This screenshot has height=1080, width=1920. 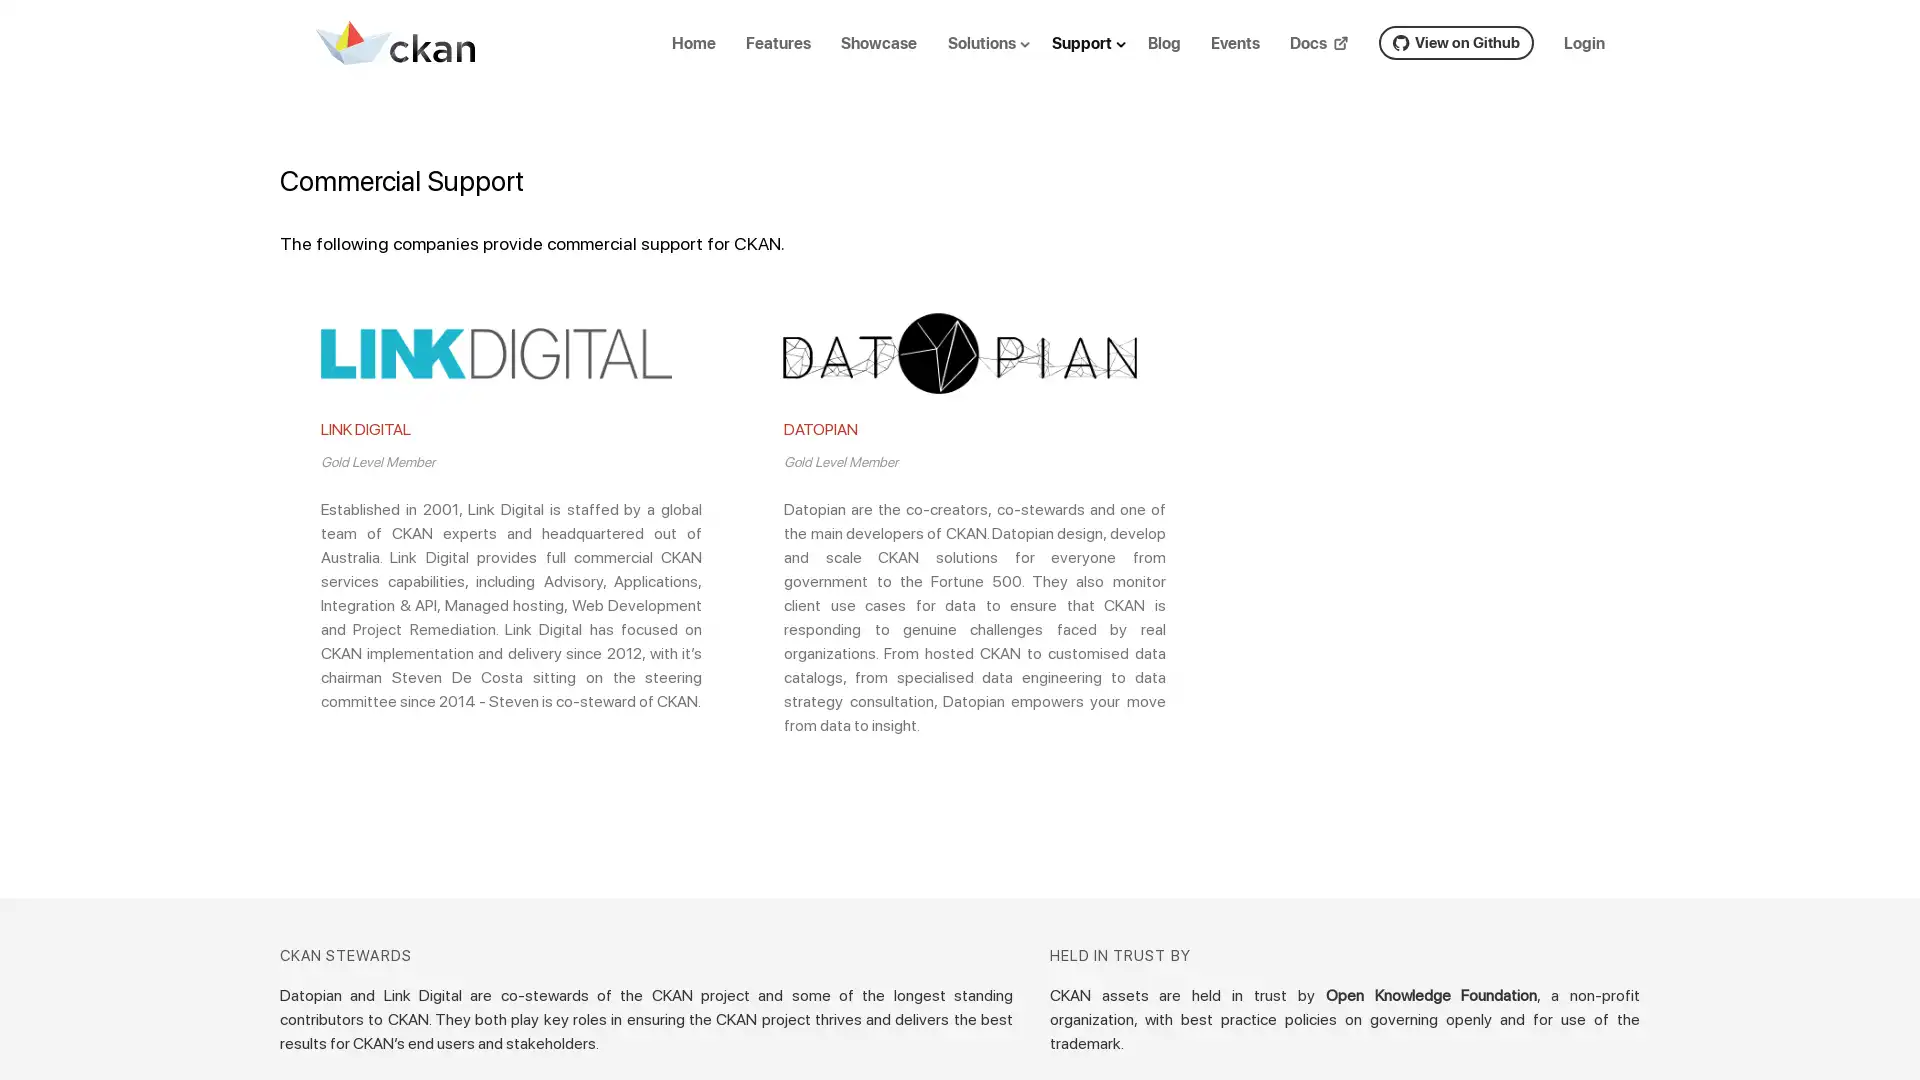 What do you see at coordinates (1104, 58) in the screenshot?
I see `Support` at bounding box center [1104, 58].